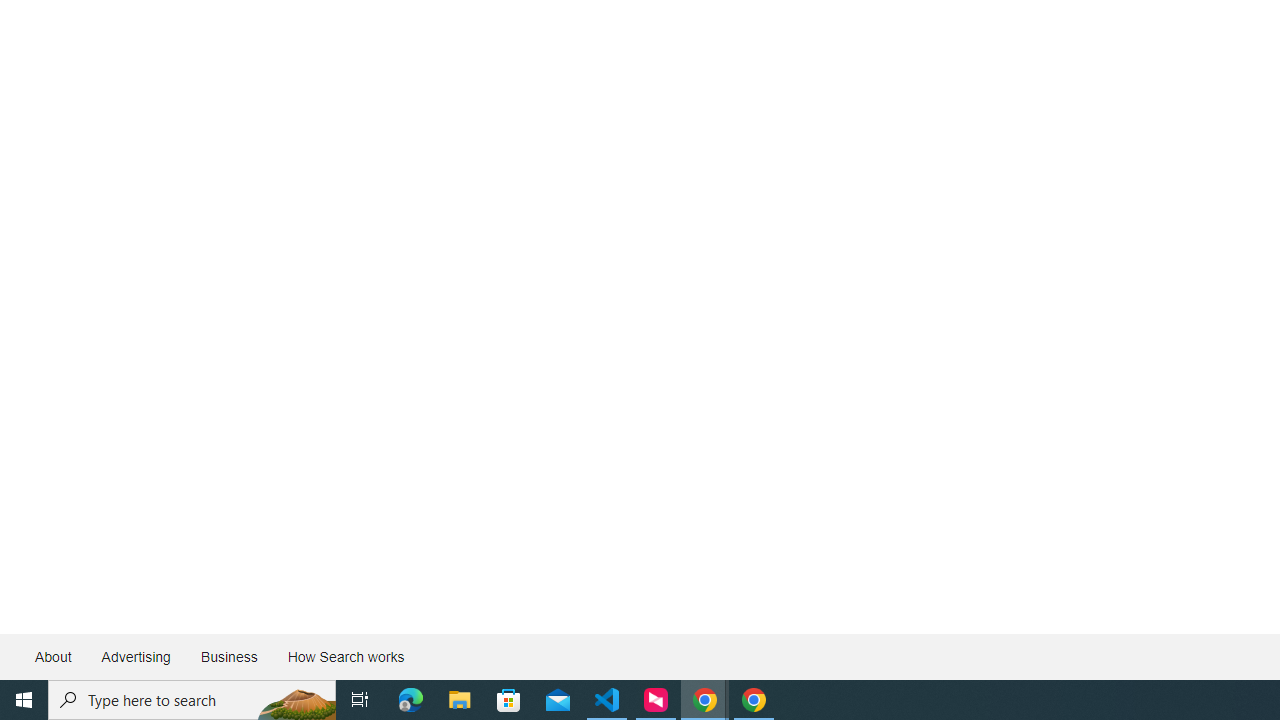 This screenshot has width=1280, height=720. What do you see at coordinates (345, 657) in the screenshot?
I see `'How Search works'` at bounding box center [345, 657].